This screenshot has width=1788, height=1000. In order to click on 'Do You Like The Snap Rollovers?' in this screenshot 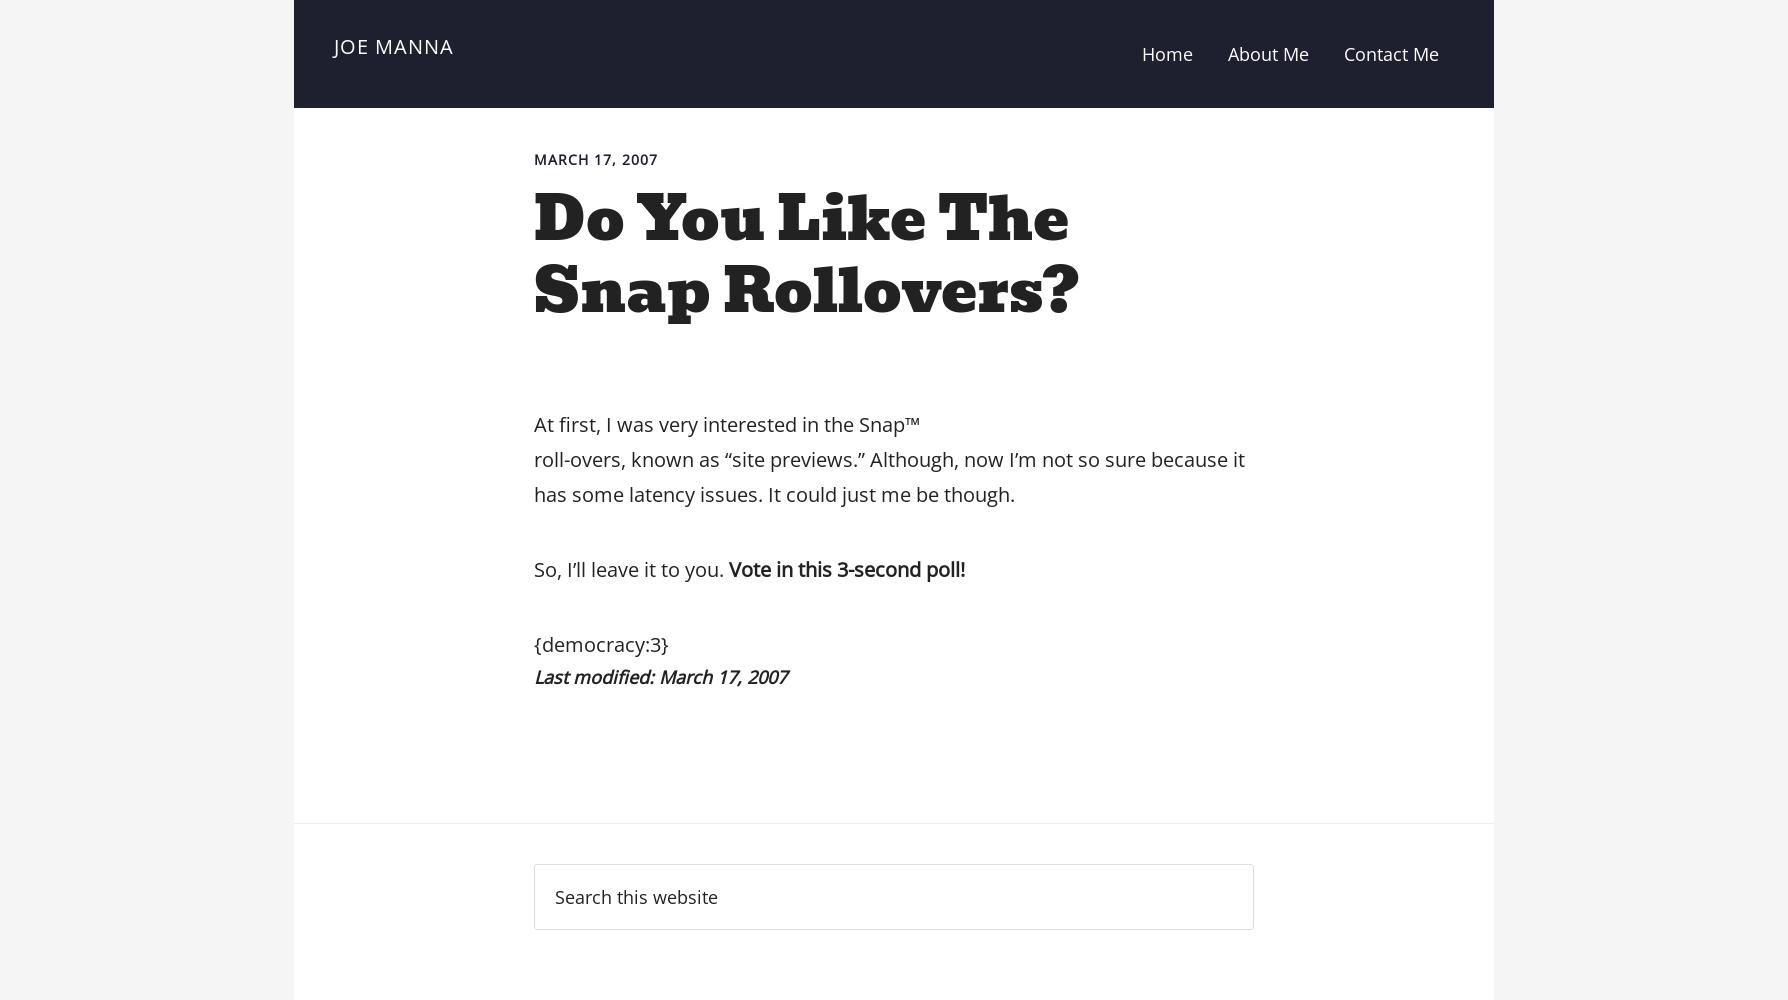, I will do `click(805, 254)`.